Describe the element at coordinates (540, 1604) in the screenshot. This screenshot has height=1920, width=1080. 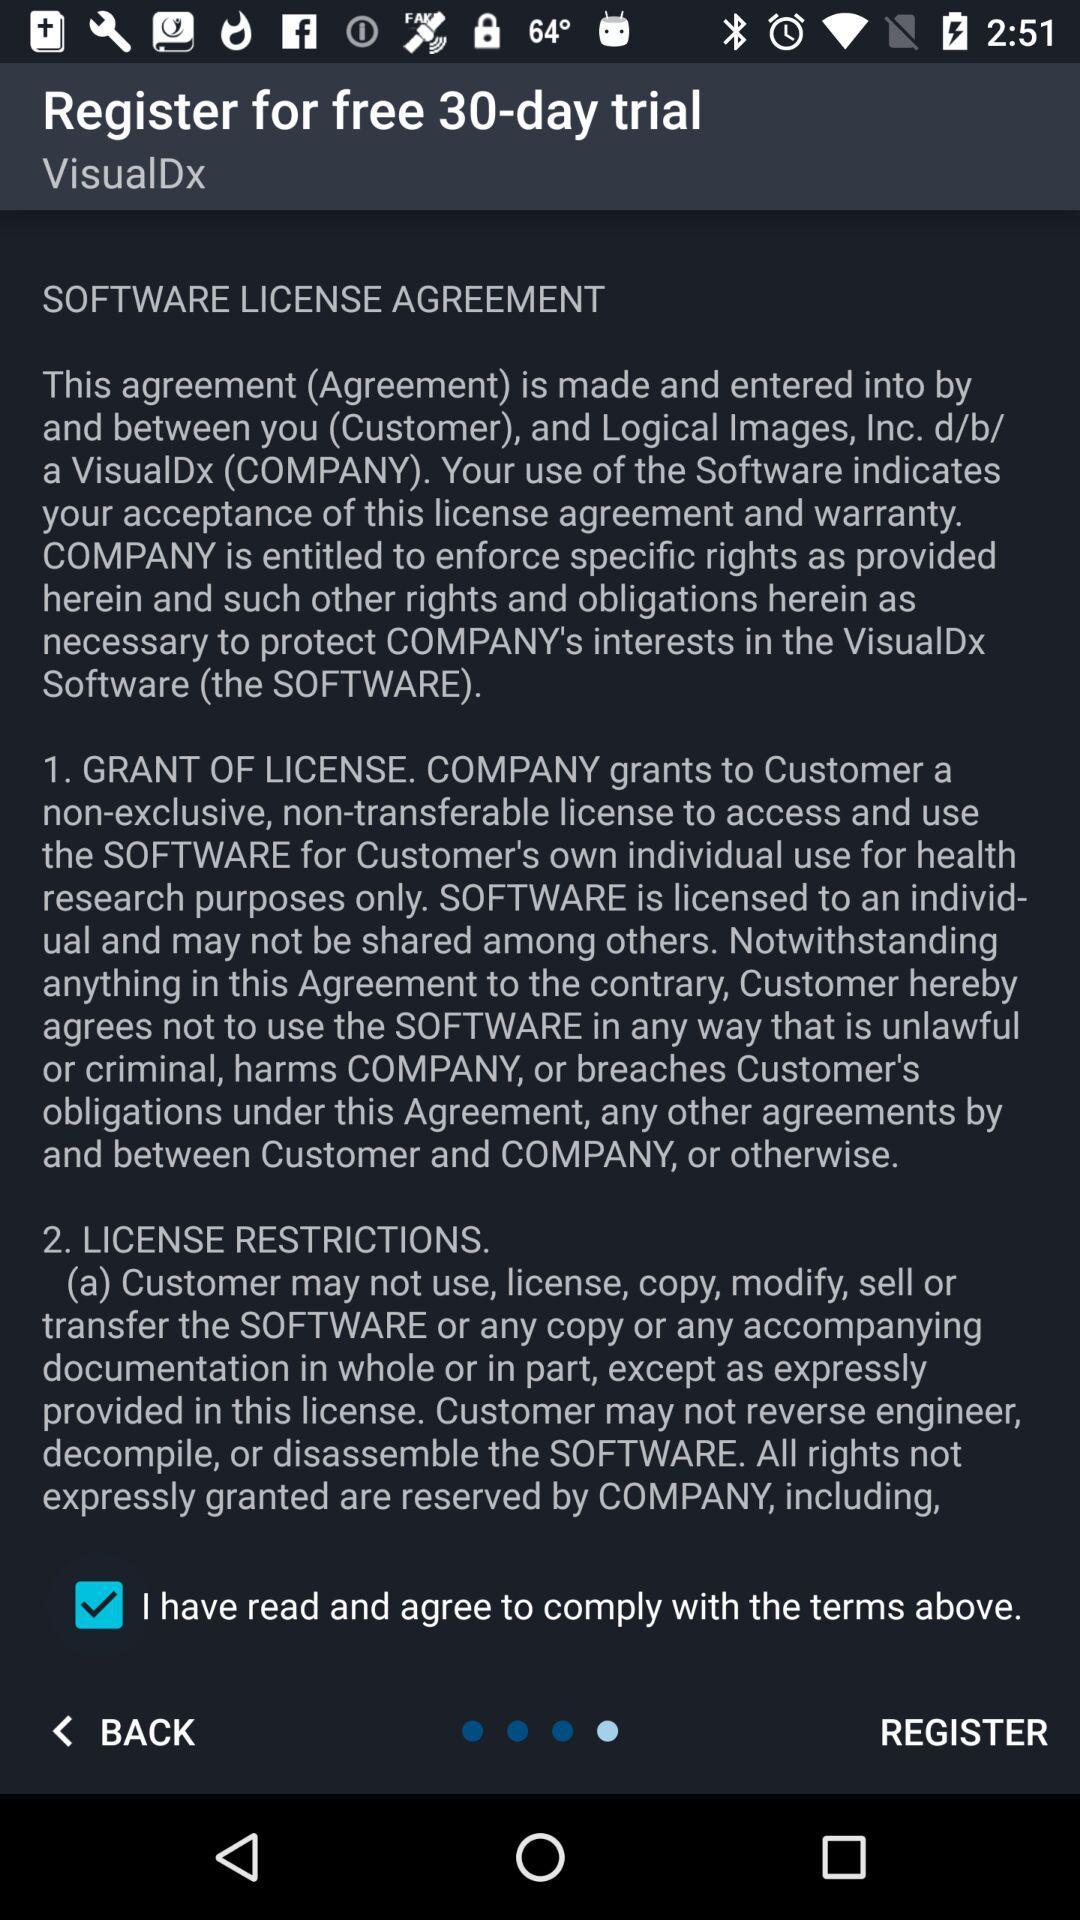
I see `the item above the back icon` at that location.